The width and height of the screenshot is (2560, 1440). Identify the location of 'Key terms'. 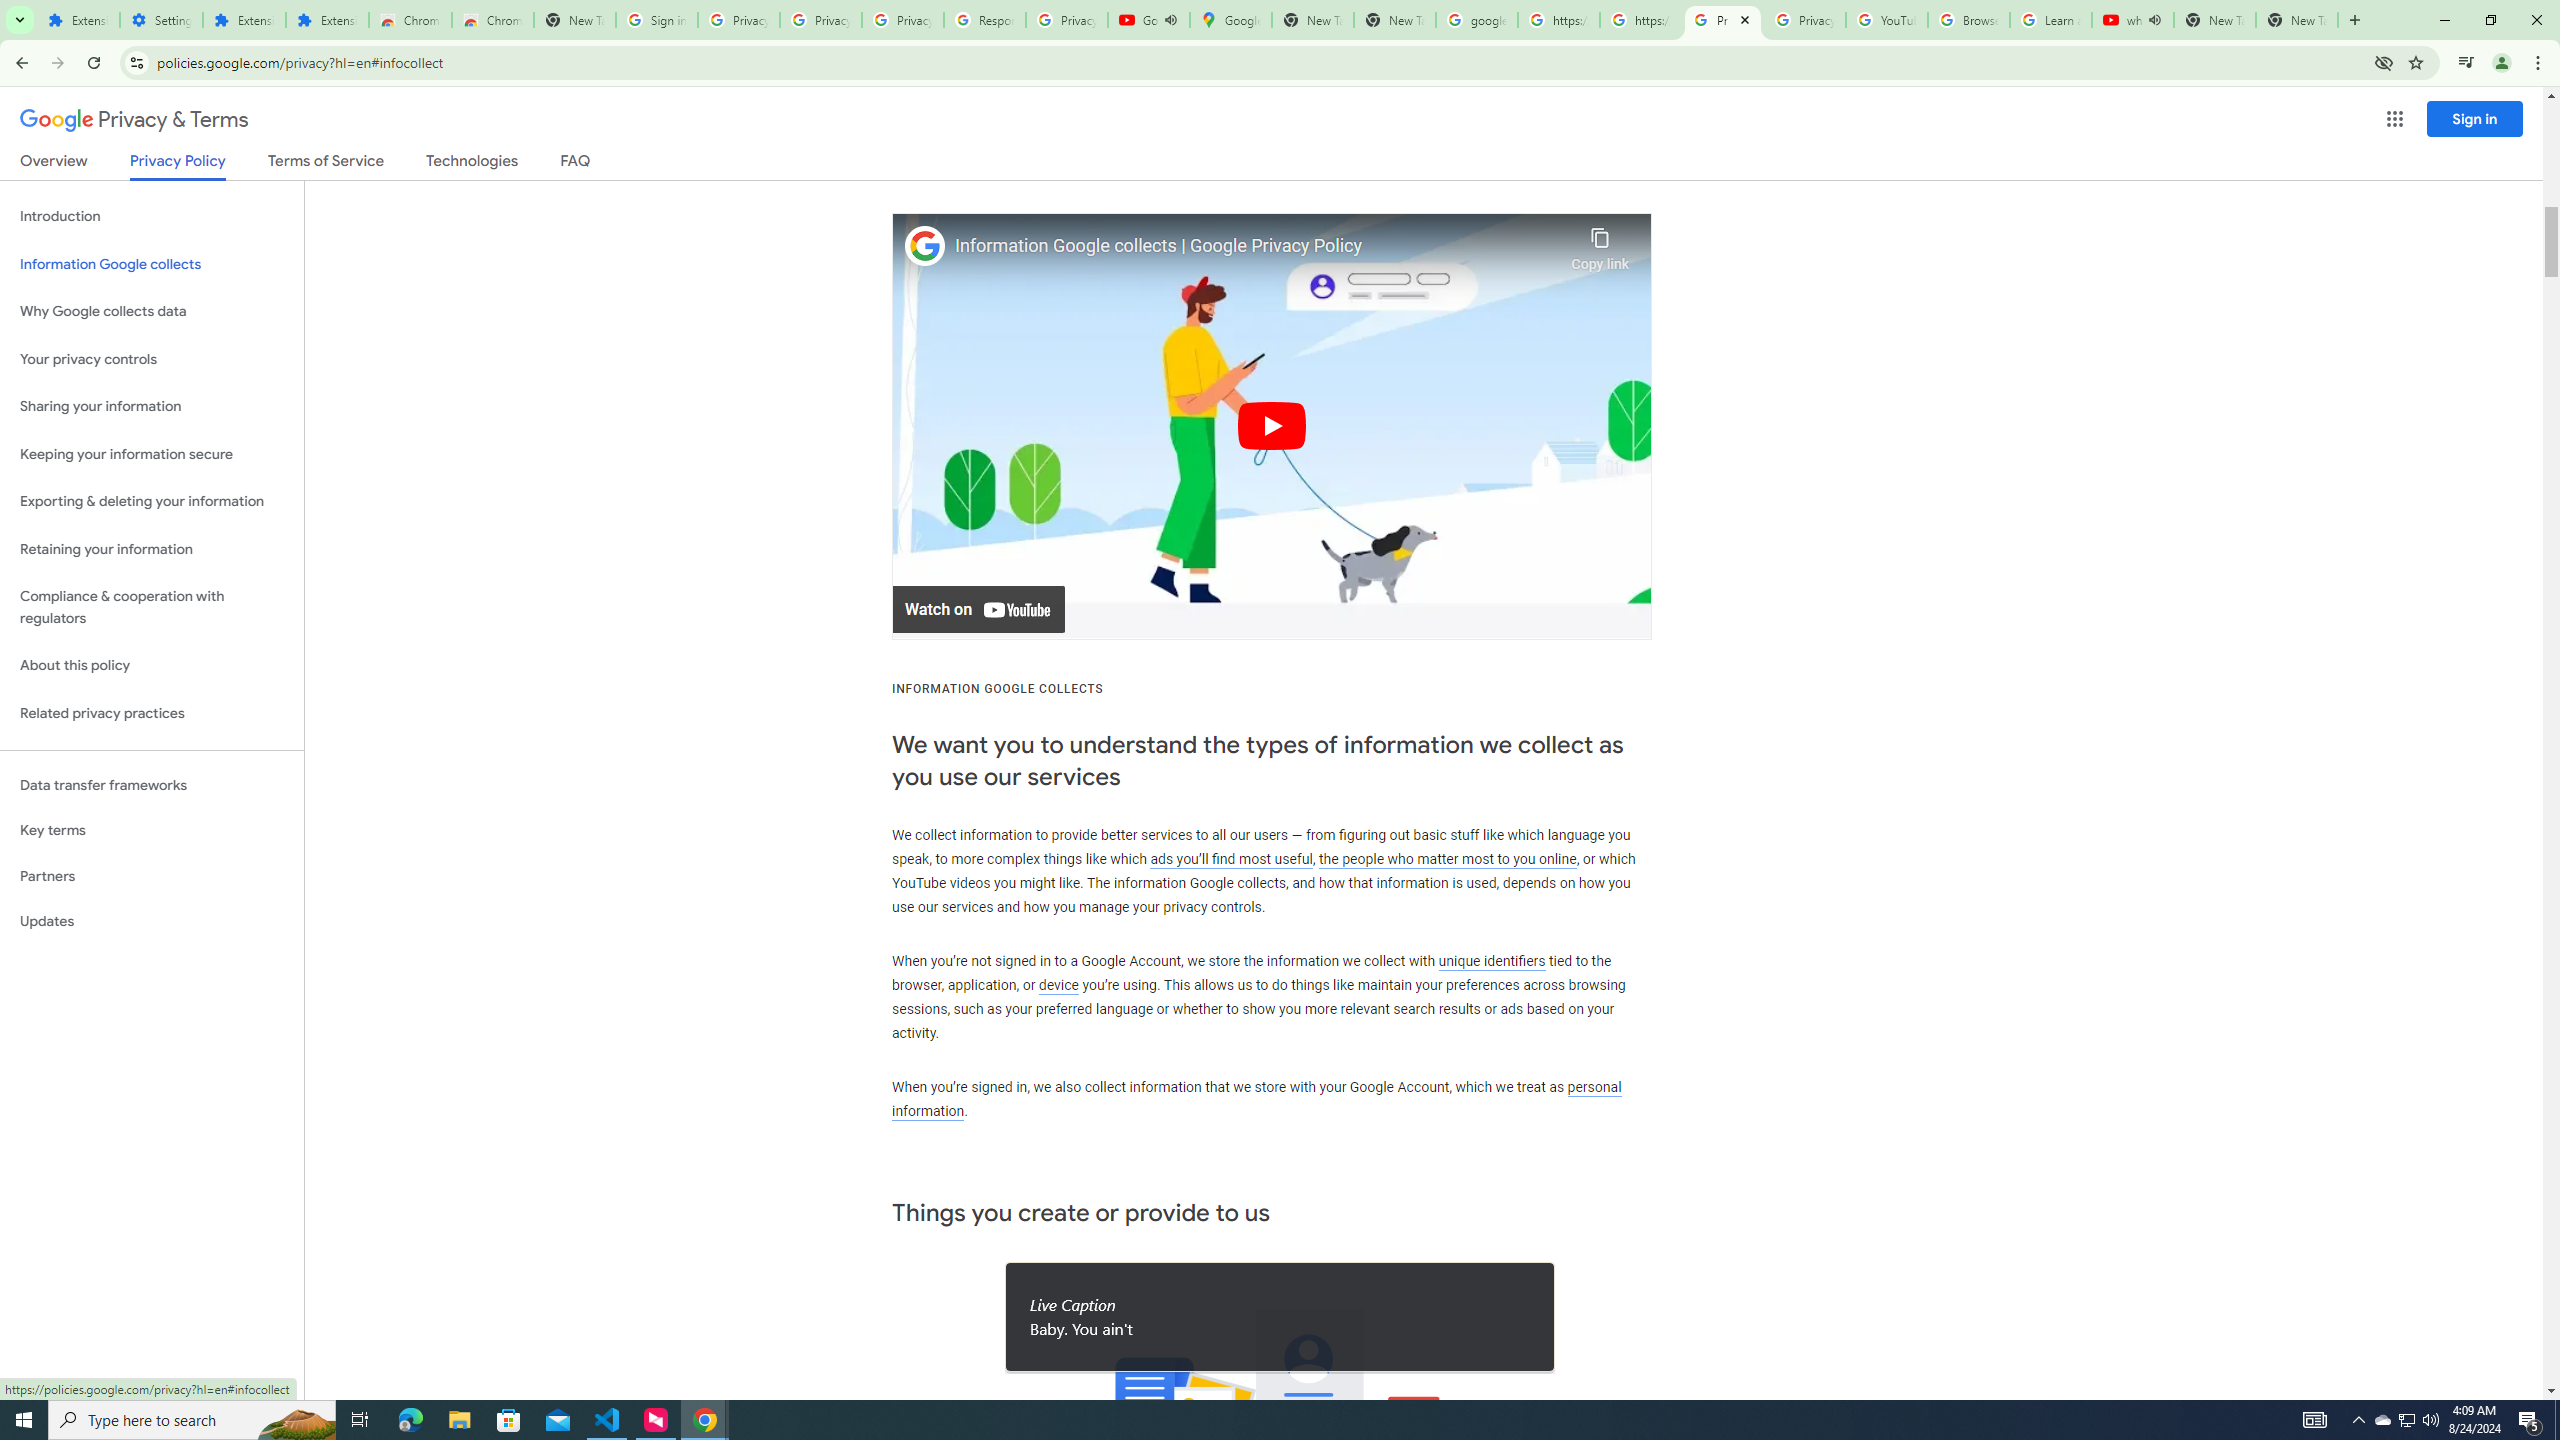
(151, 830).